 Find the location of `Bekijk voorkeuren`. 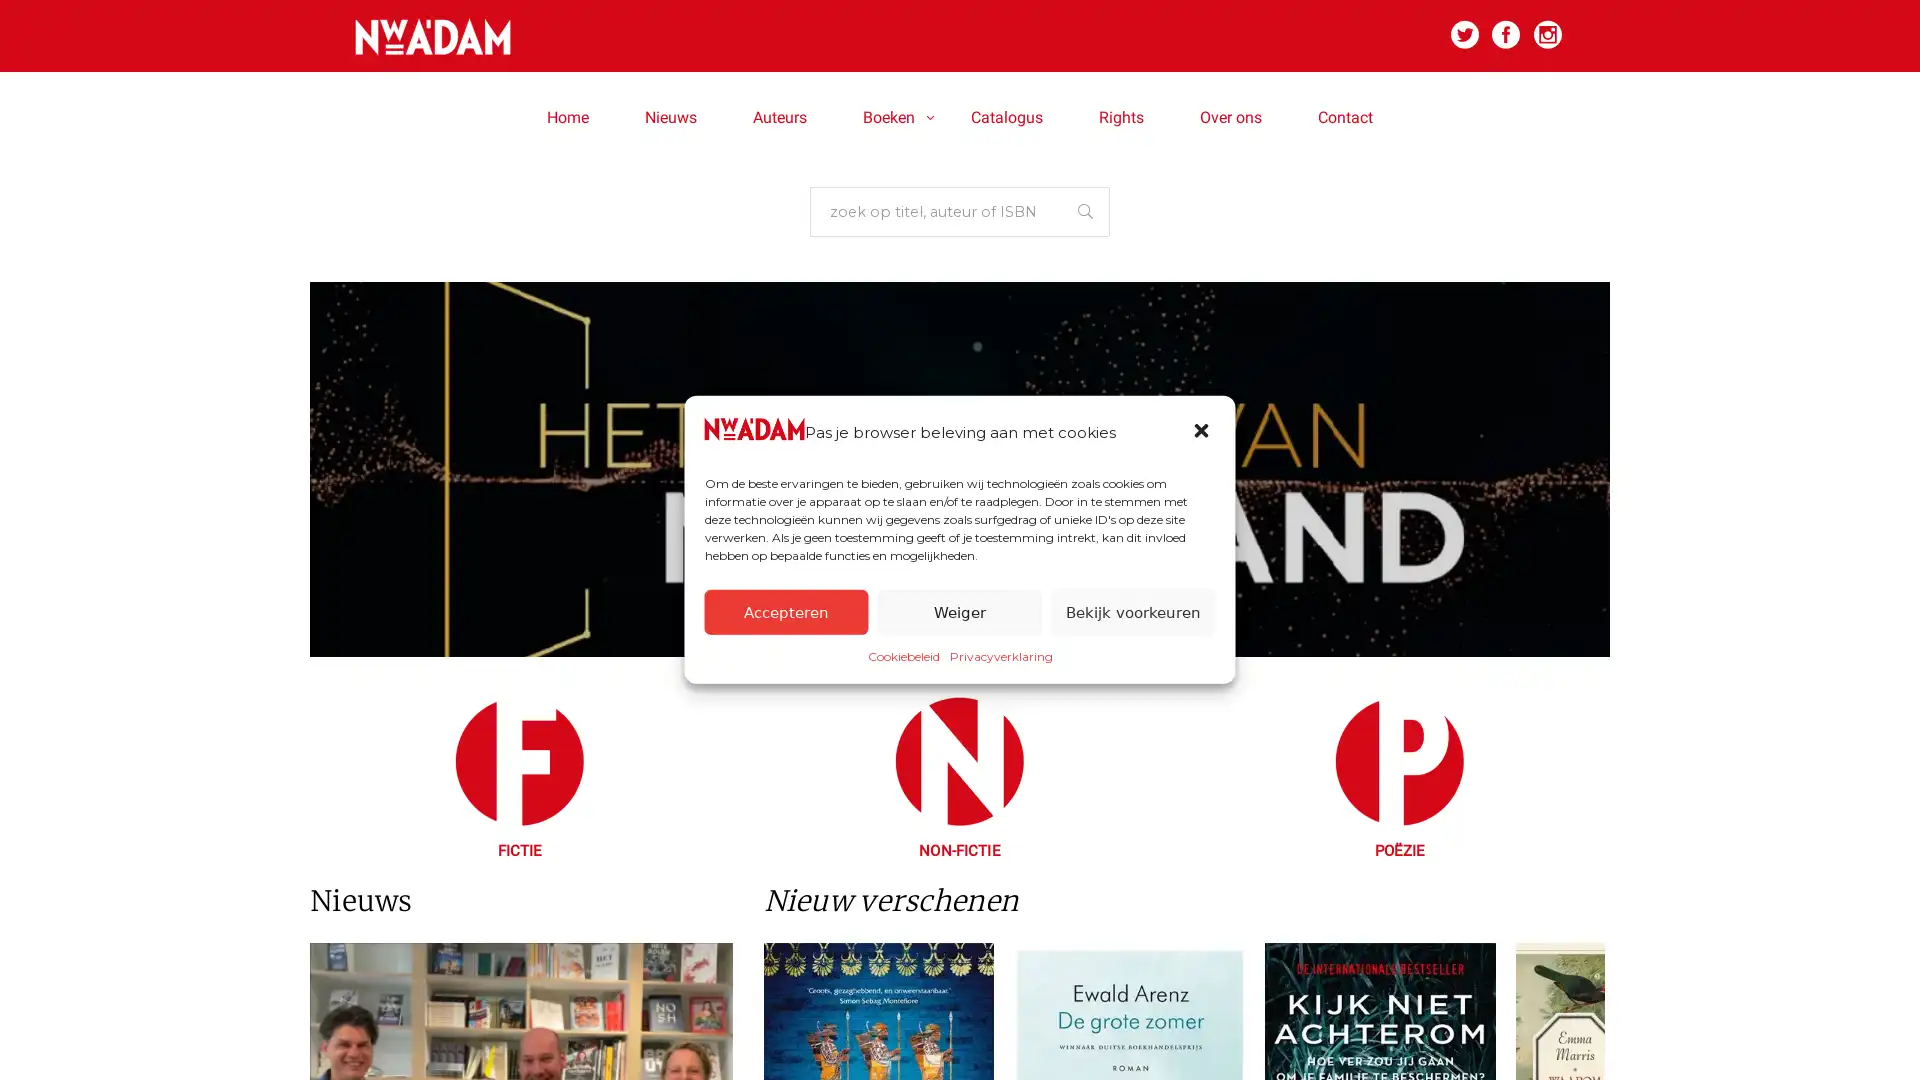

Bekijk voorkeuren is located at coordinates (1132, 611).